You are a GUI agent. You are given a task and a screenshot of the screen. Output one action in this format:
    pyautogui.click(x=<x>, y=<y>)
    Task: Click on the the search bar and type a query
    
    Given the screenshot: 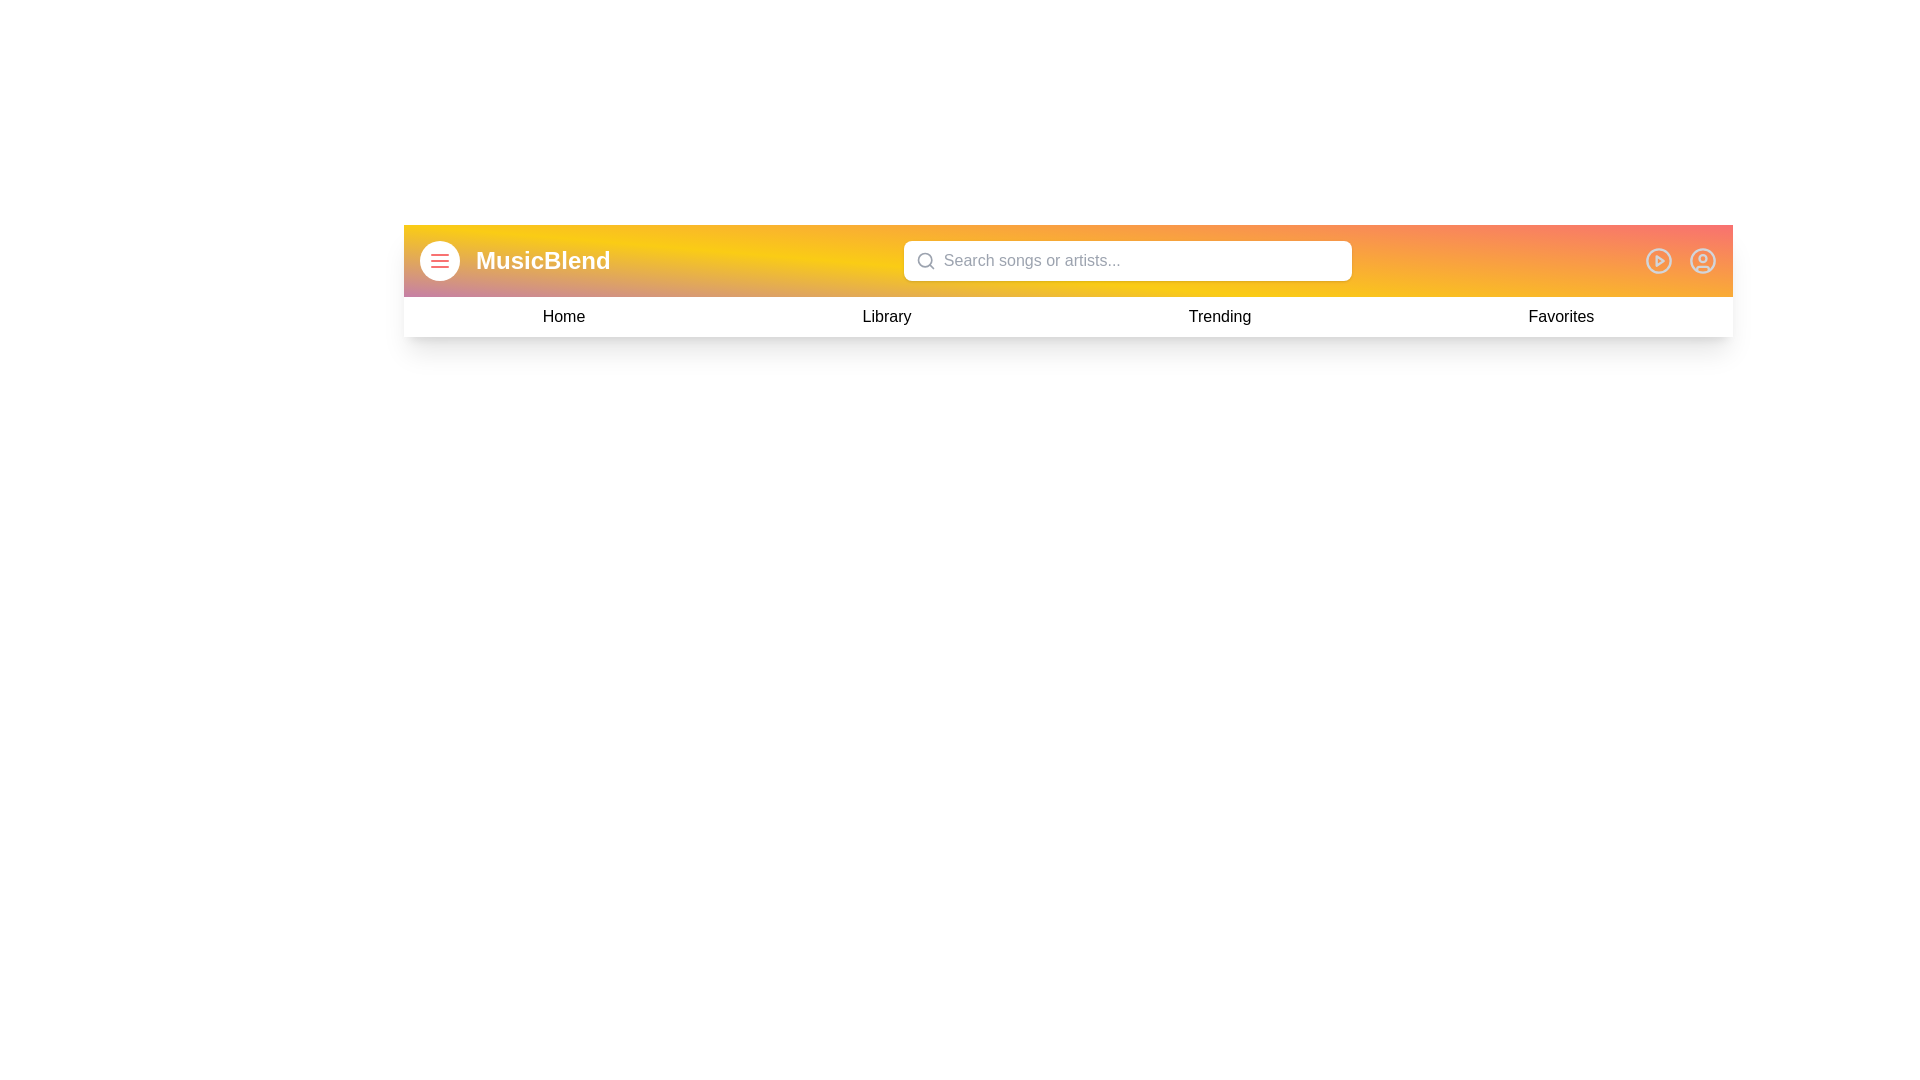 What is the action you would take?
    pyautogui.click(x=1127, y=260)
    